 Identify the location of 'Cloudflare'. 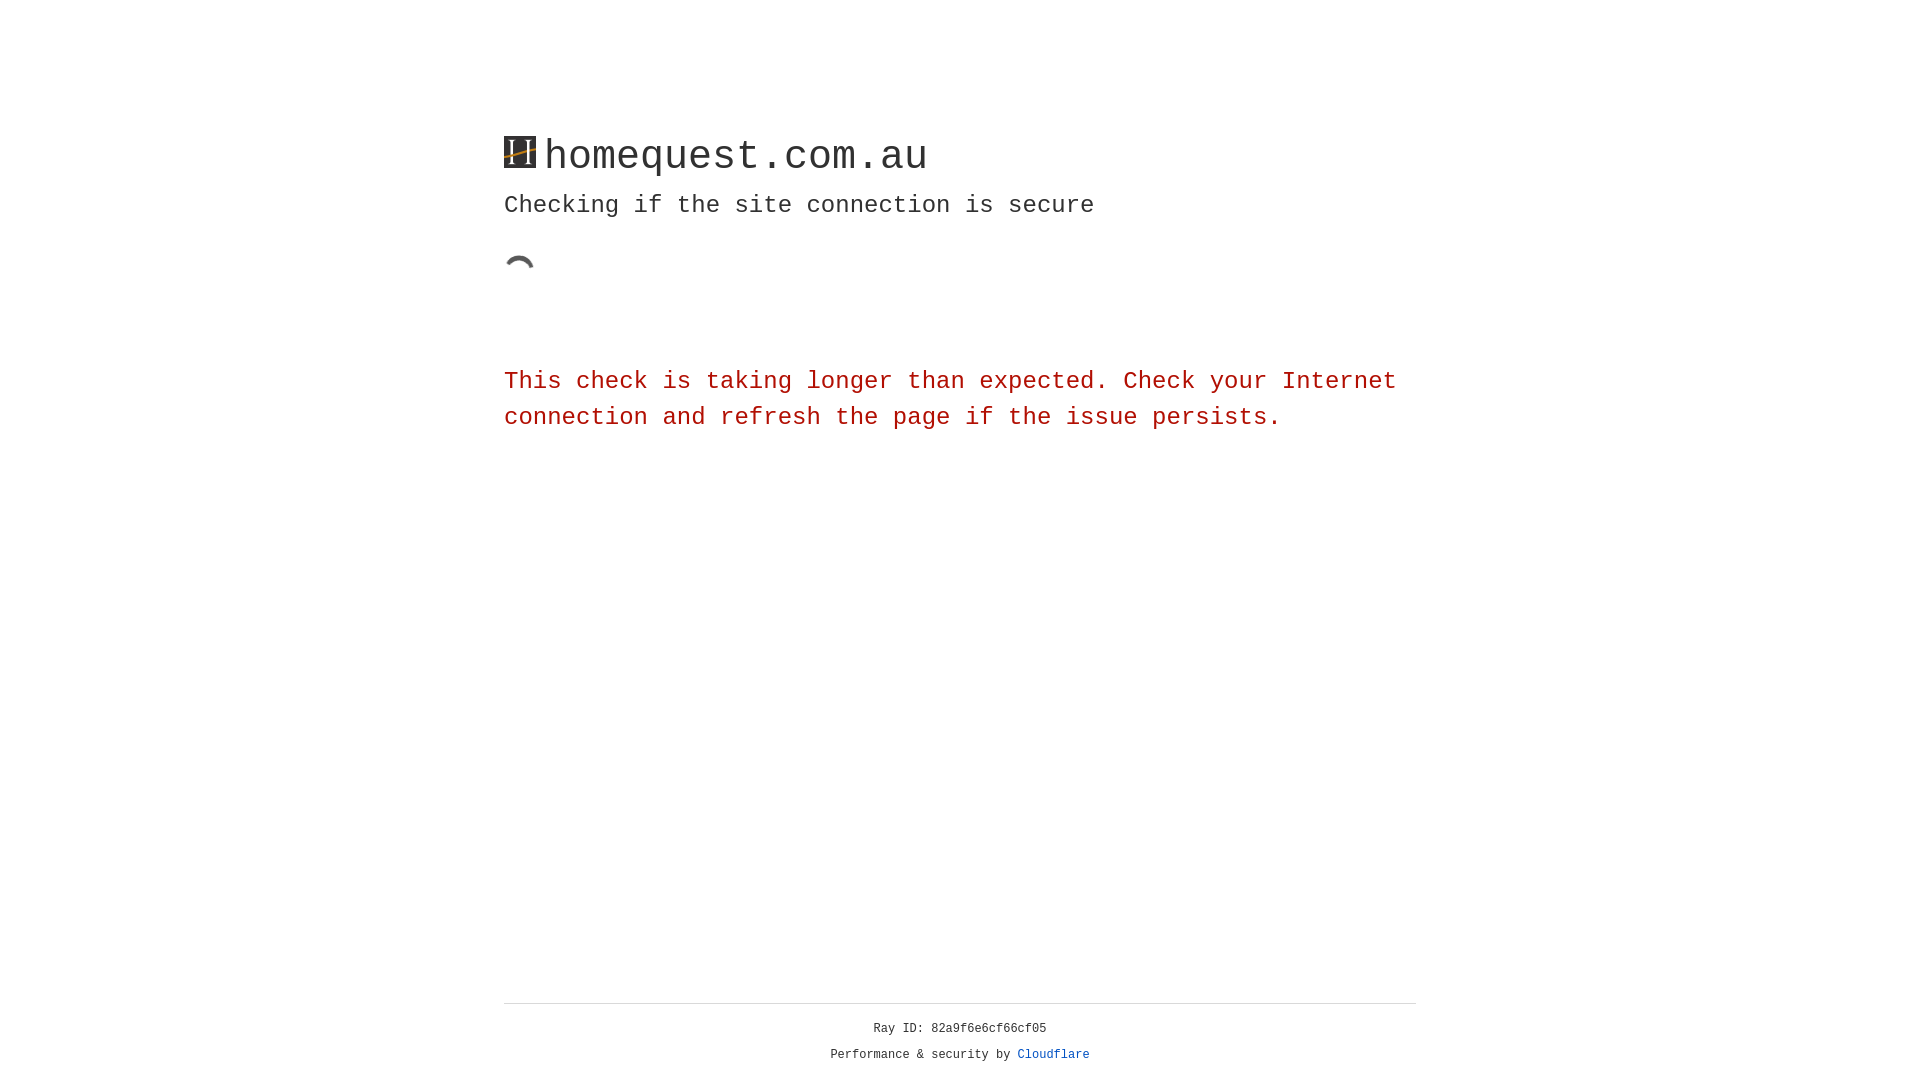
(1053, 1054).